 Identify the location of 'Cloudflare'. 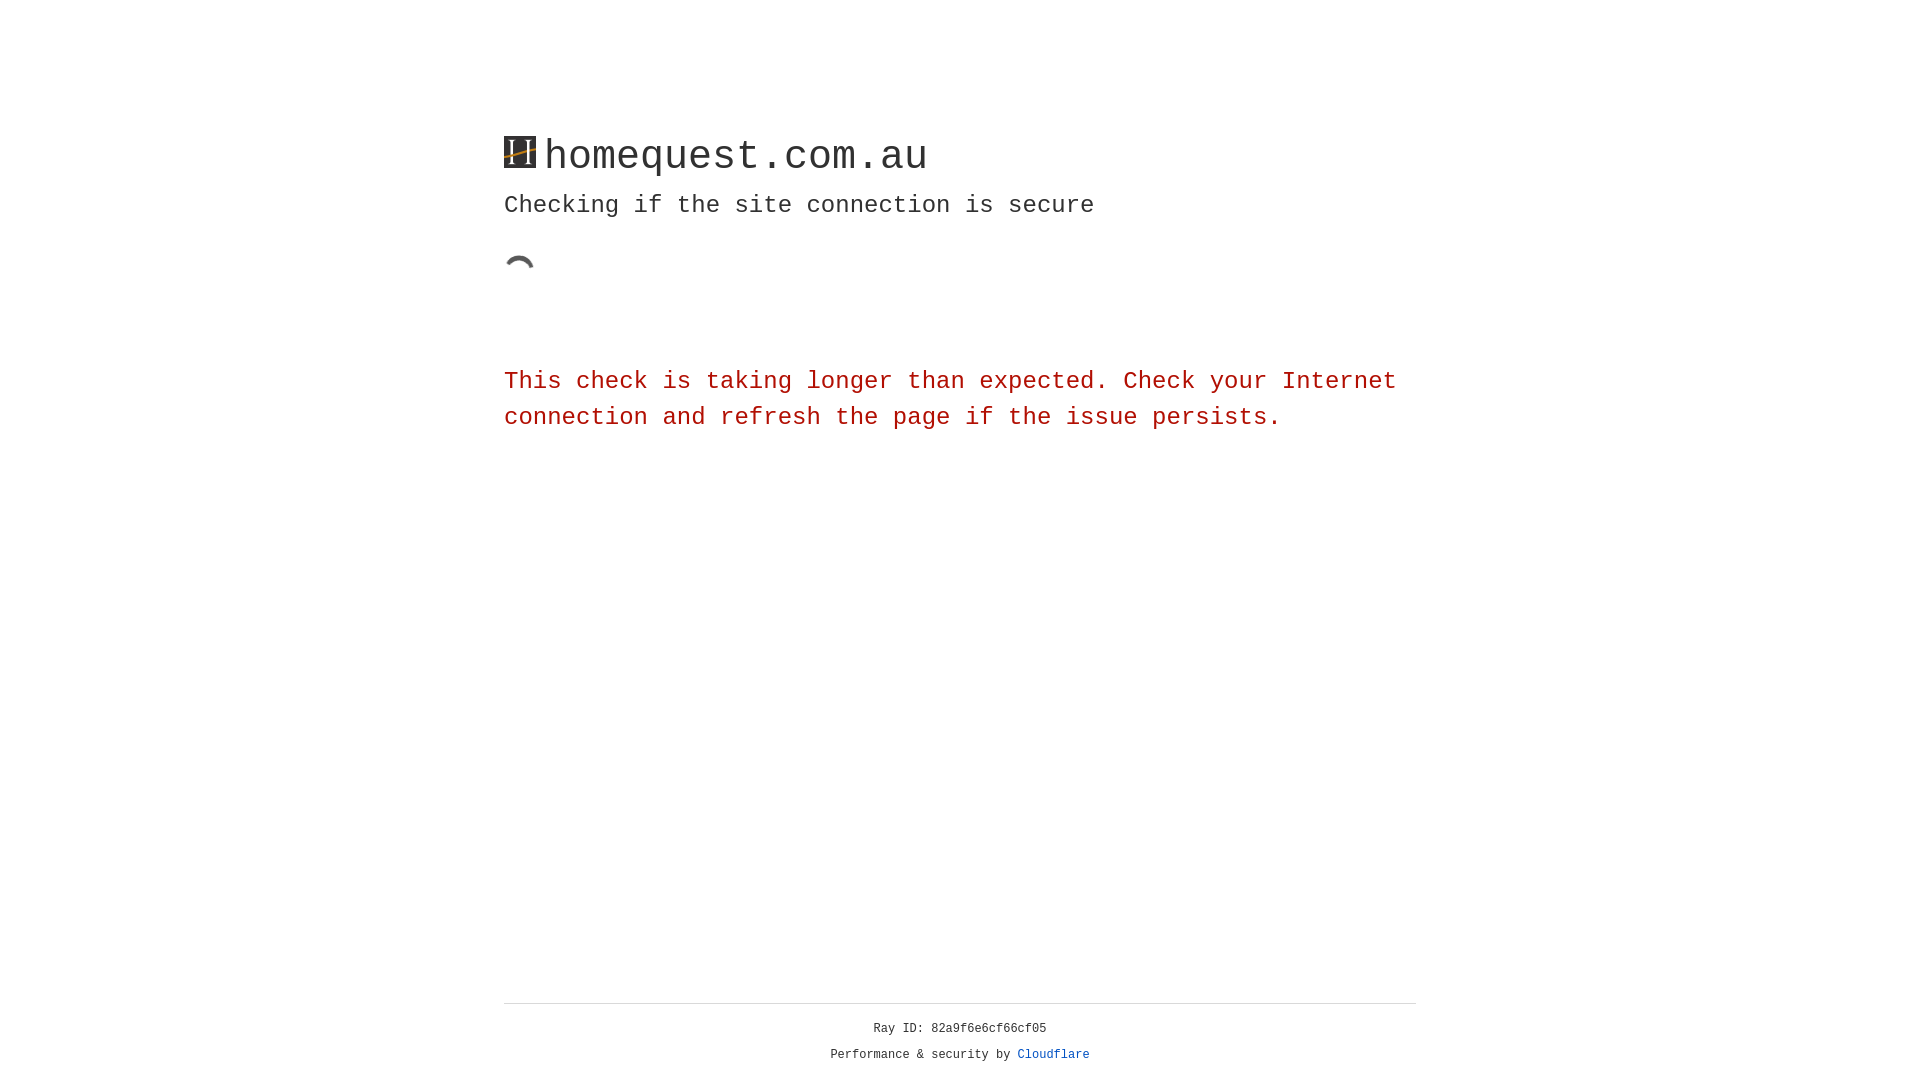
(1053, 1054).